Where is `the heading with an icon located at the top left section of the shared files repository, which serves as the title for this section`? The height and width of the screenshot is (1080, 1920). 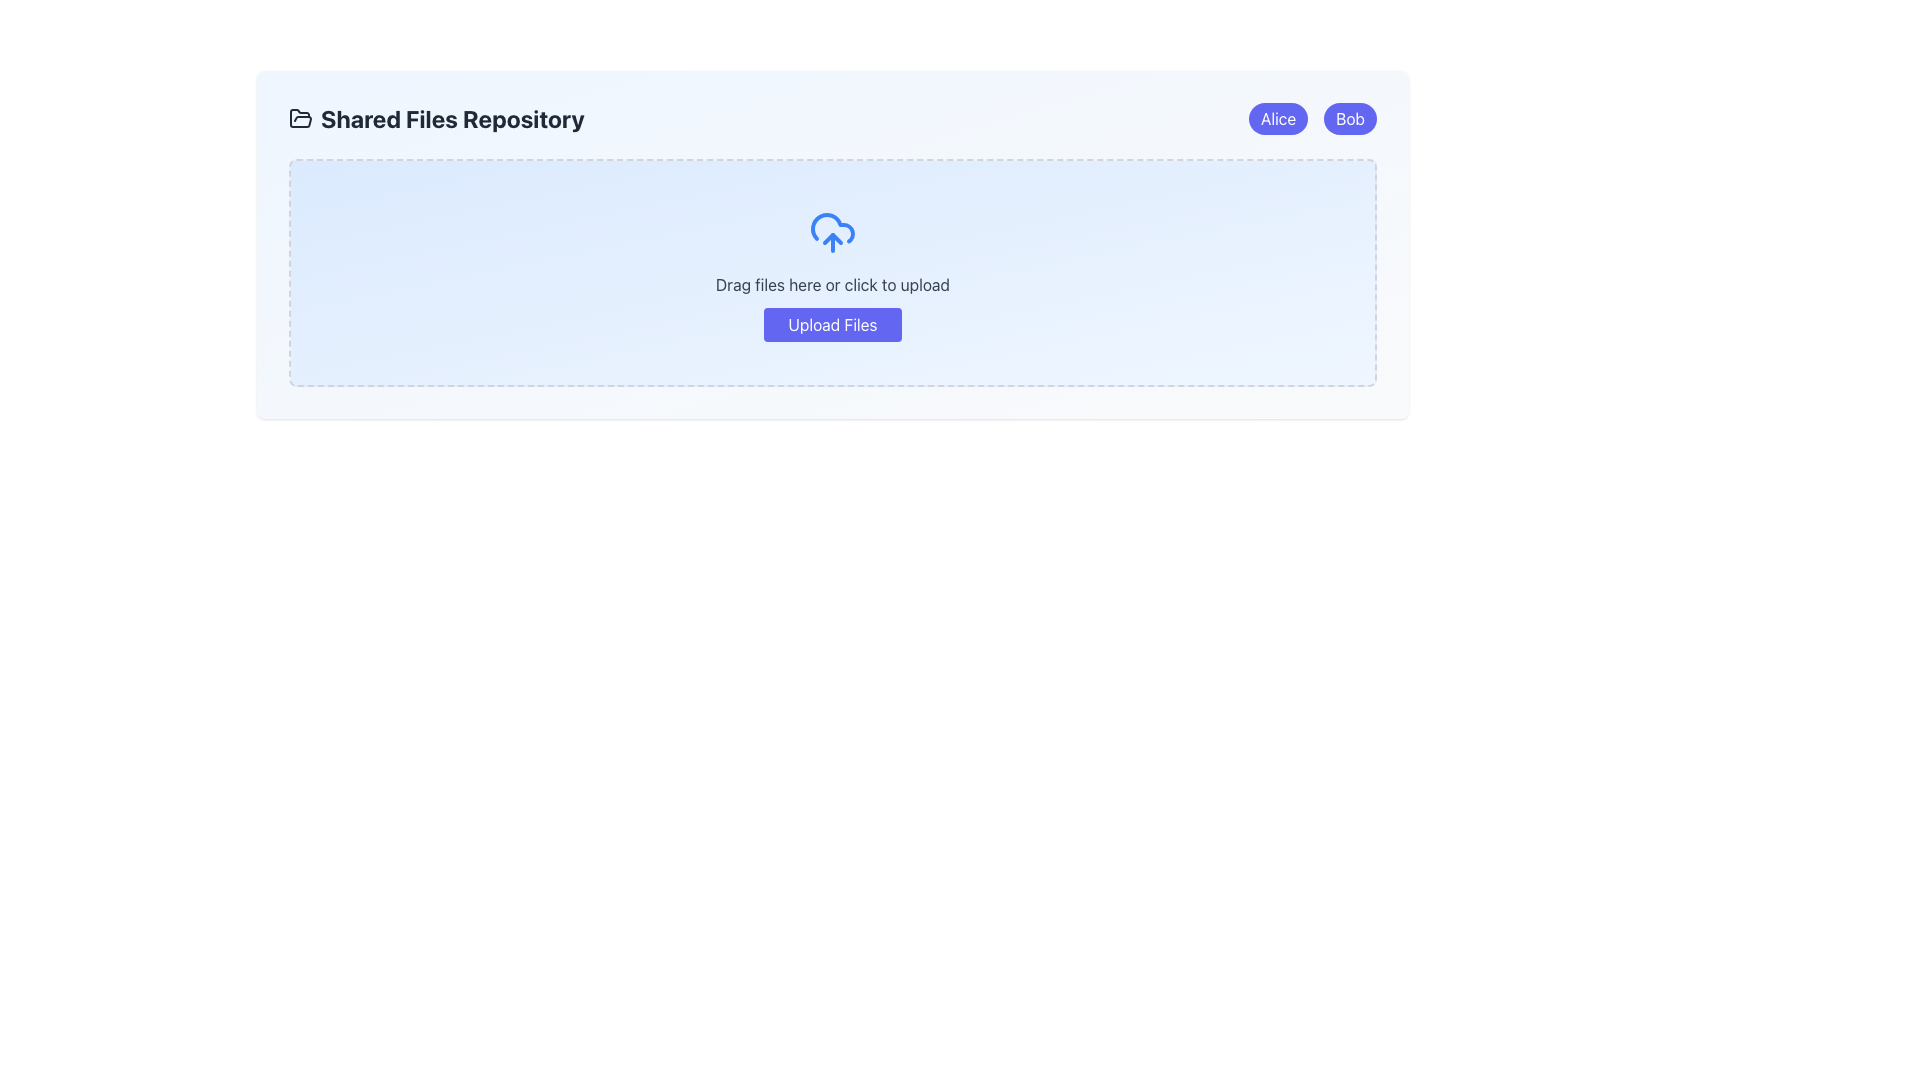 the heading with an icon located at the top left section of the shared files repository, which serves as the title for this section is located at coordinates (435, 119).